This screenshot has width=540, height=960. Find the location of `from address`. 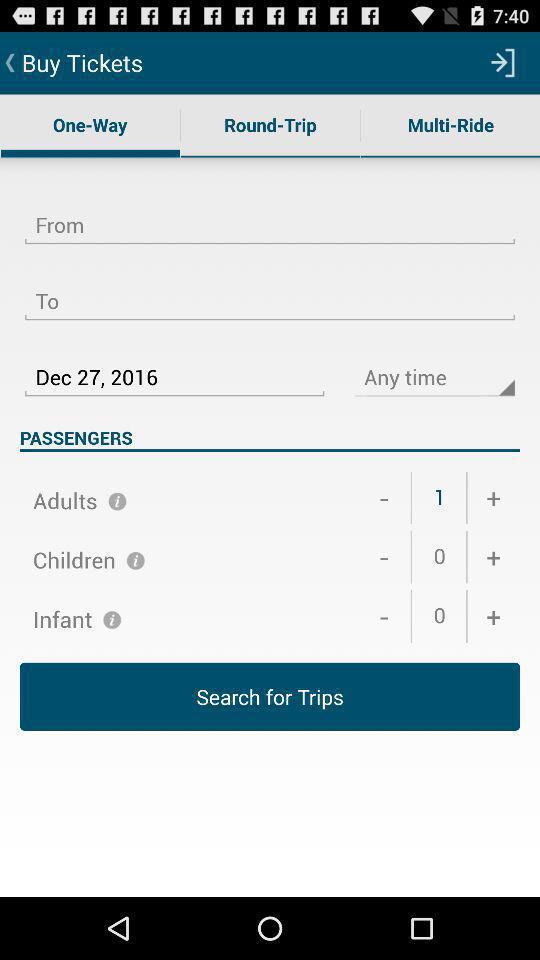

from address is located at coordinates (270, 213).